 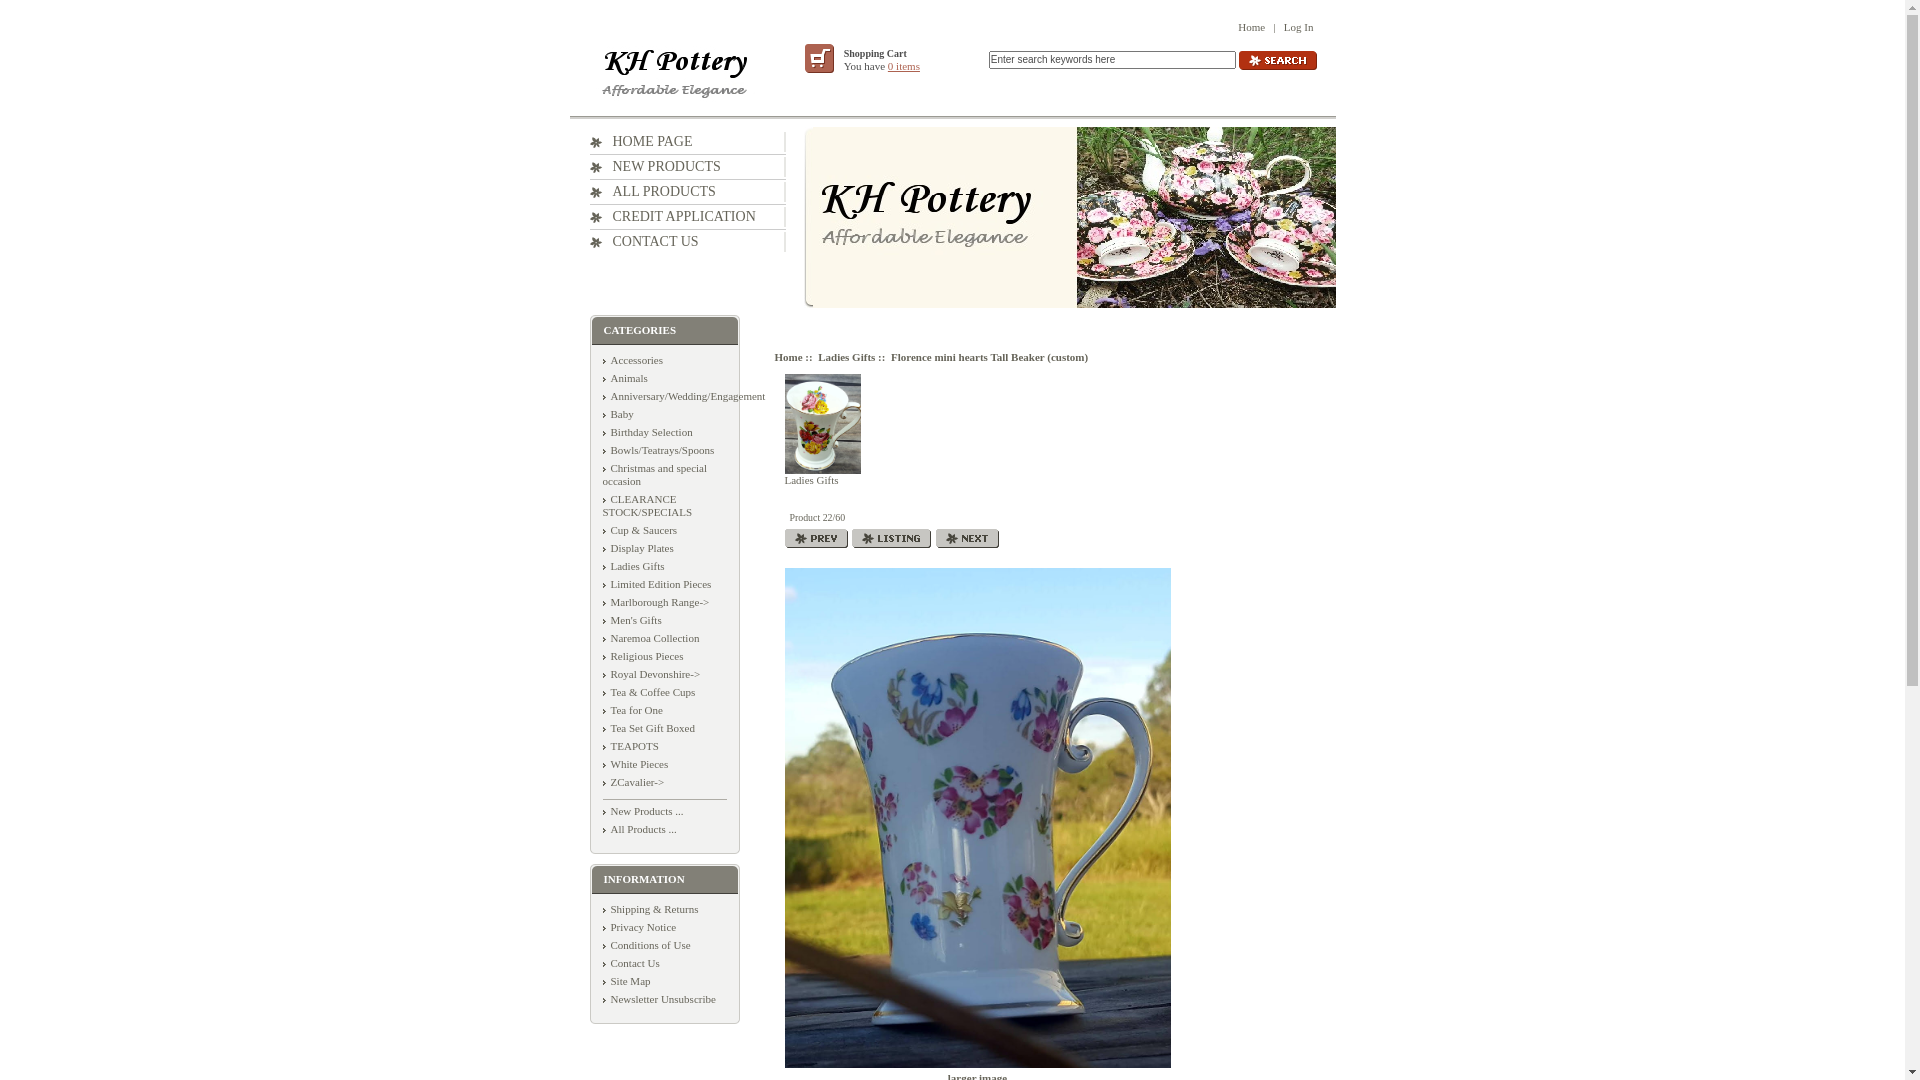 What do you see at coordinates (636, 547) in the screenshot?
I see `'Display Plates'` at bounding box center [636, 547].